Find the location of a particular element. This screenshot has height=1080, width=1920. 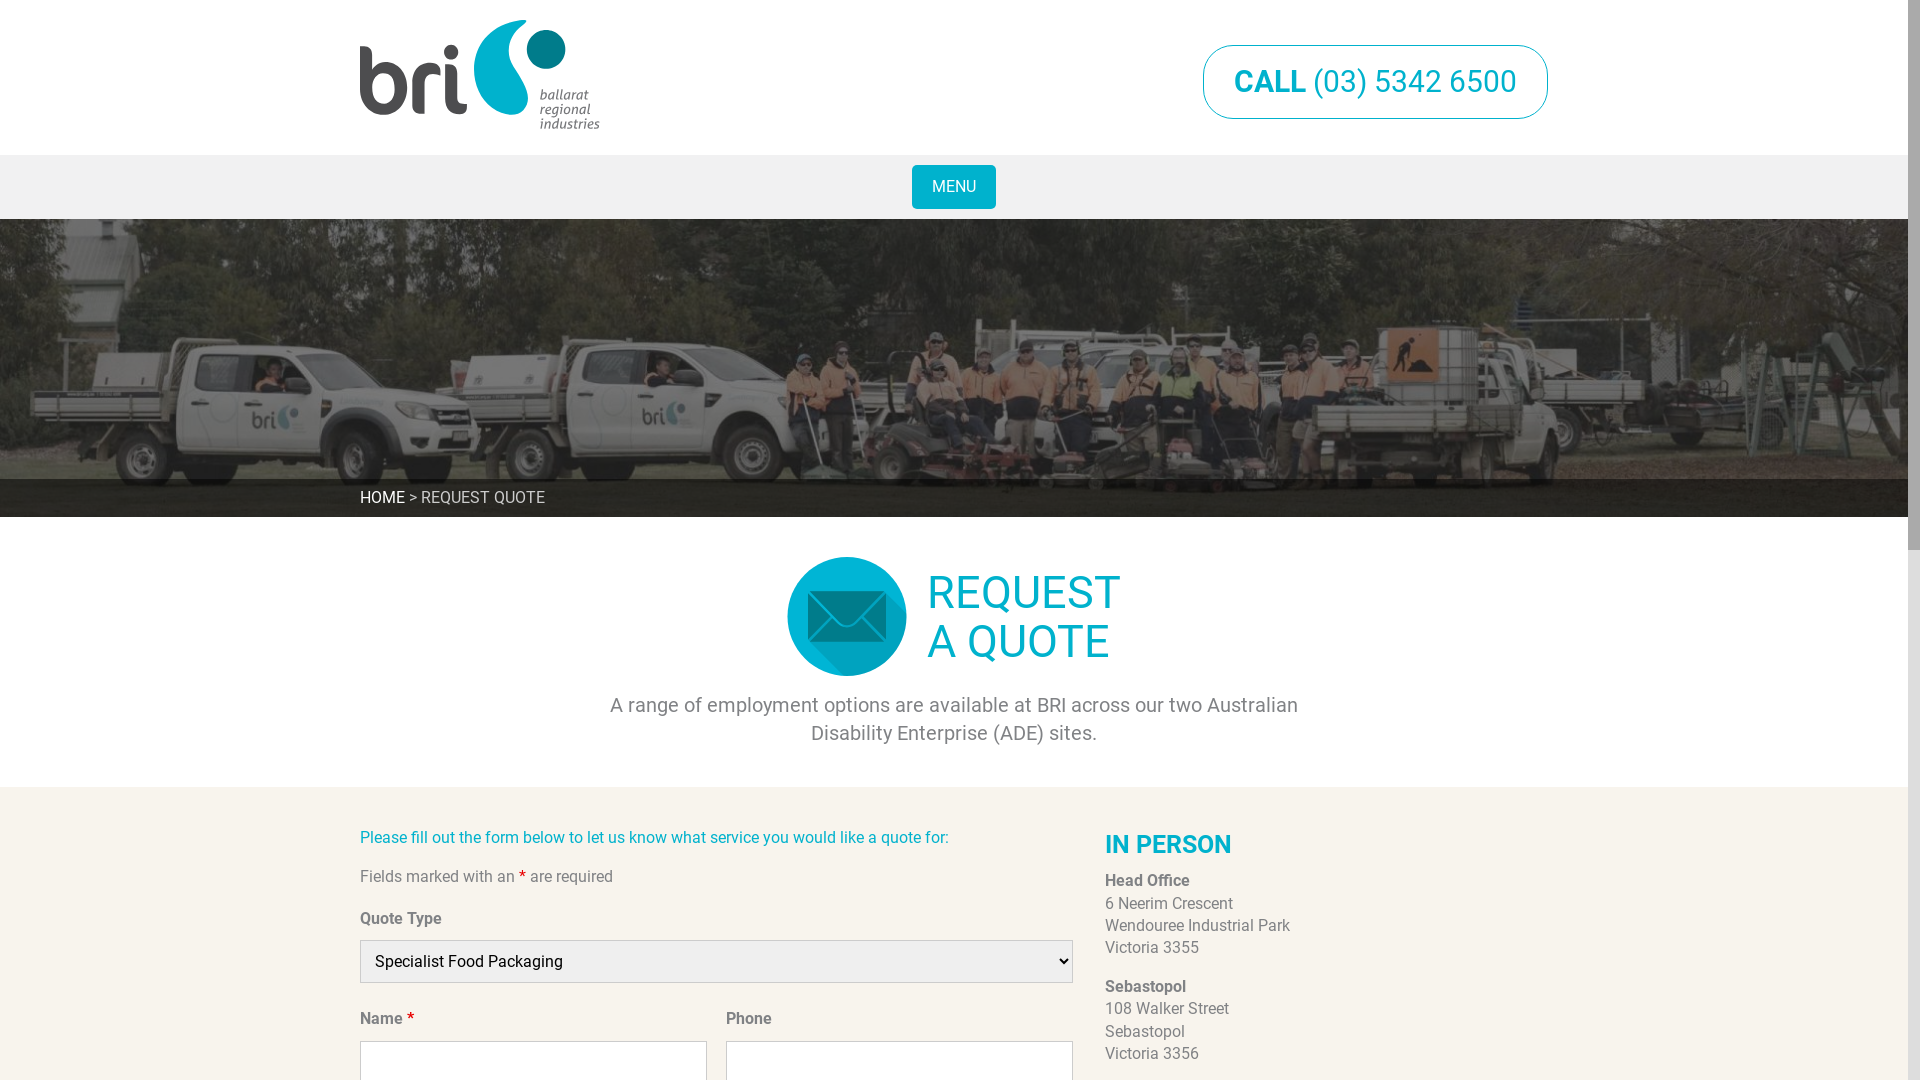

'MENU' is located at coordinates (953, 186).